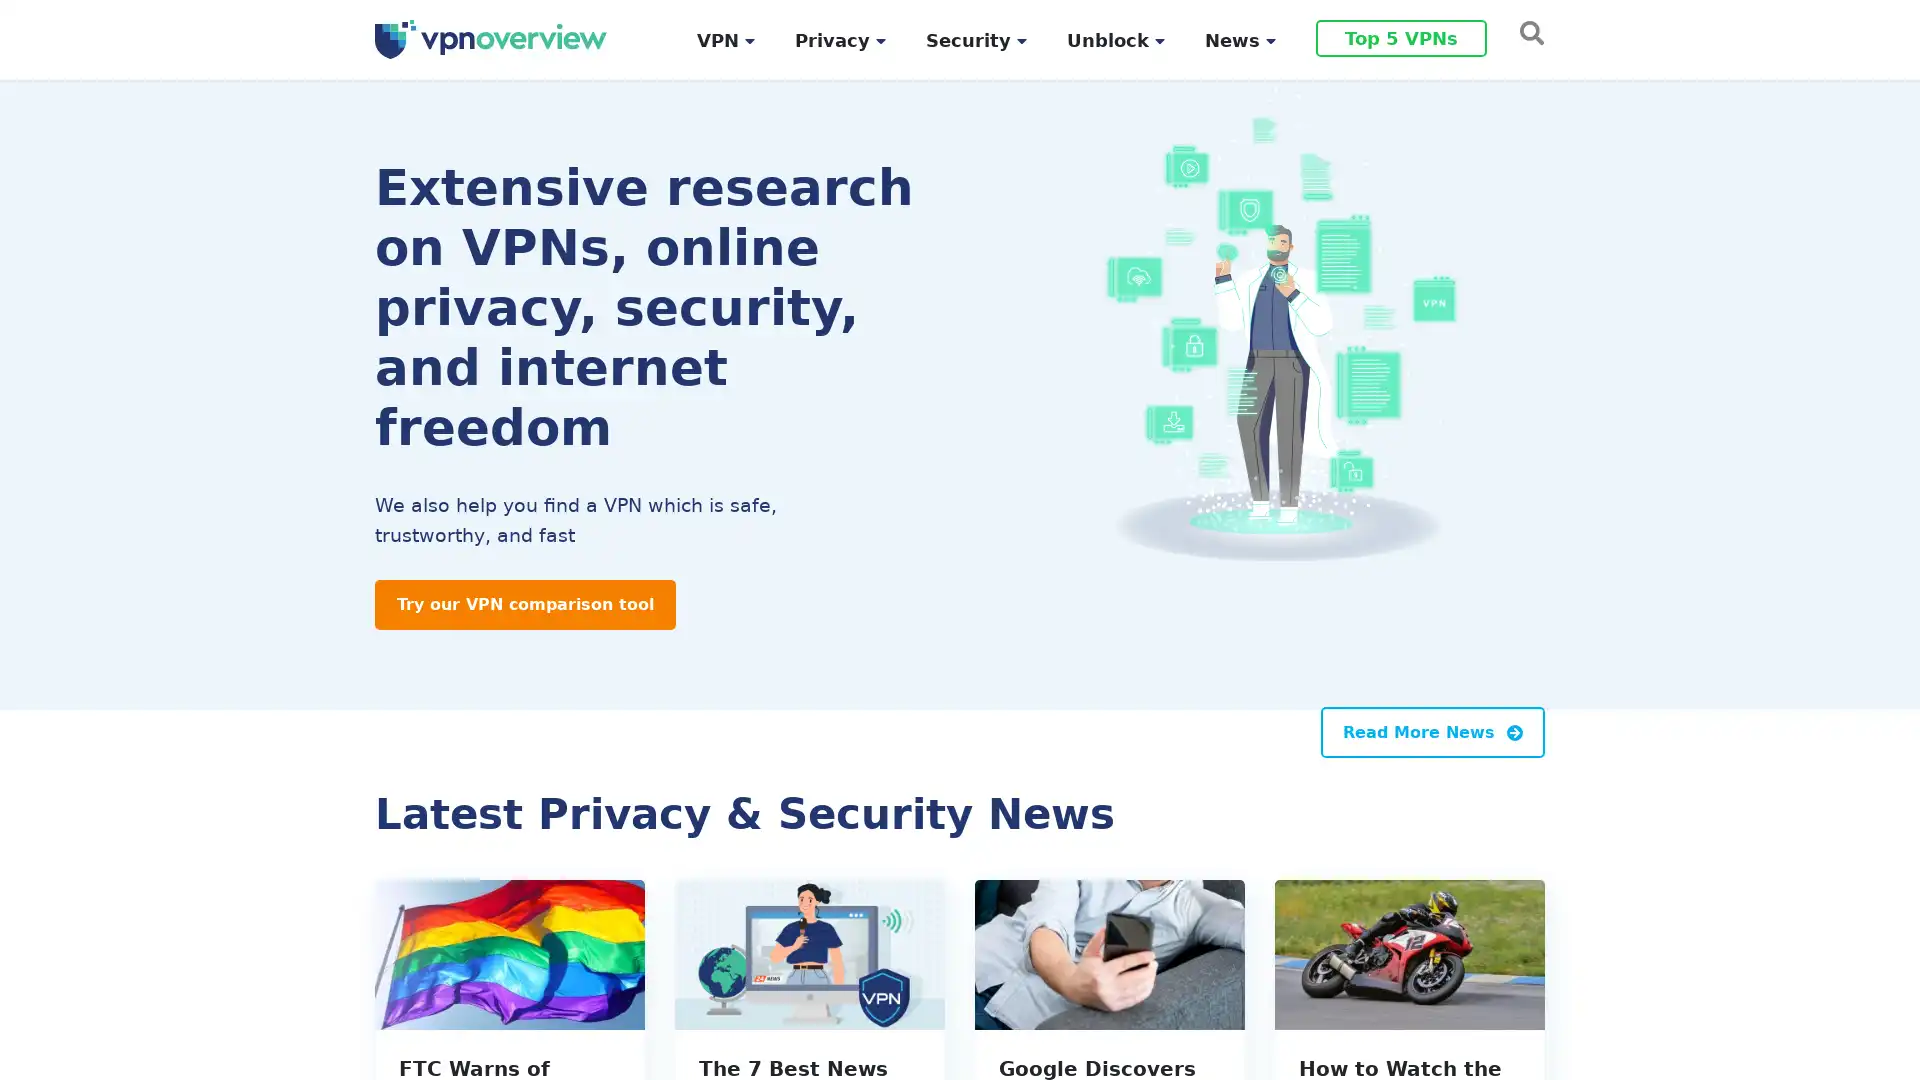 The image size is (1920, 1080). I want to click on Search, so click(1525, 31).